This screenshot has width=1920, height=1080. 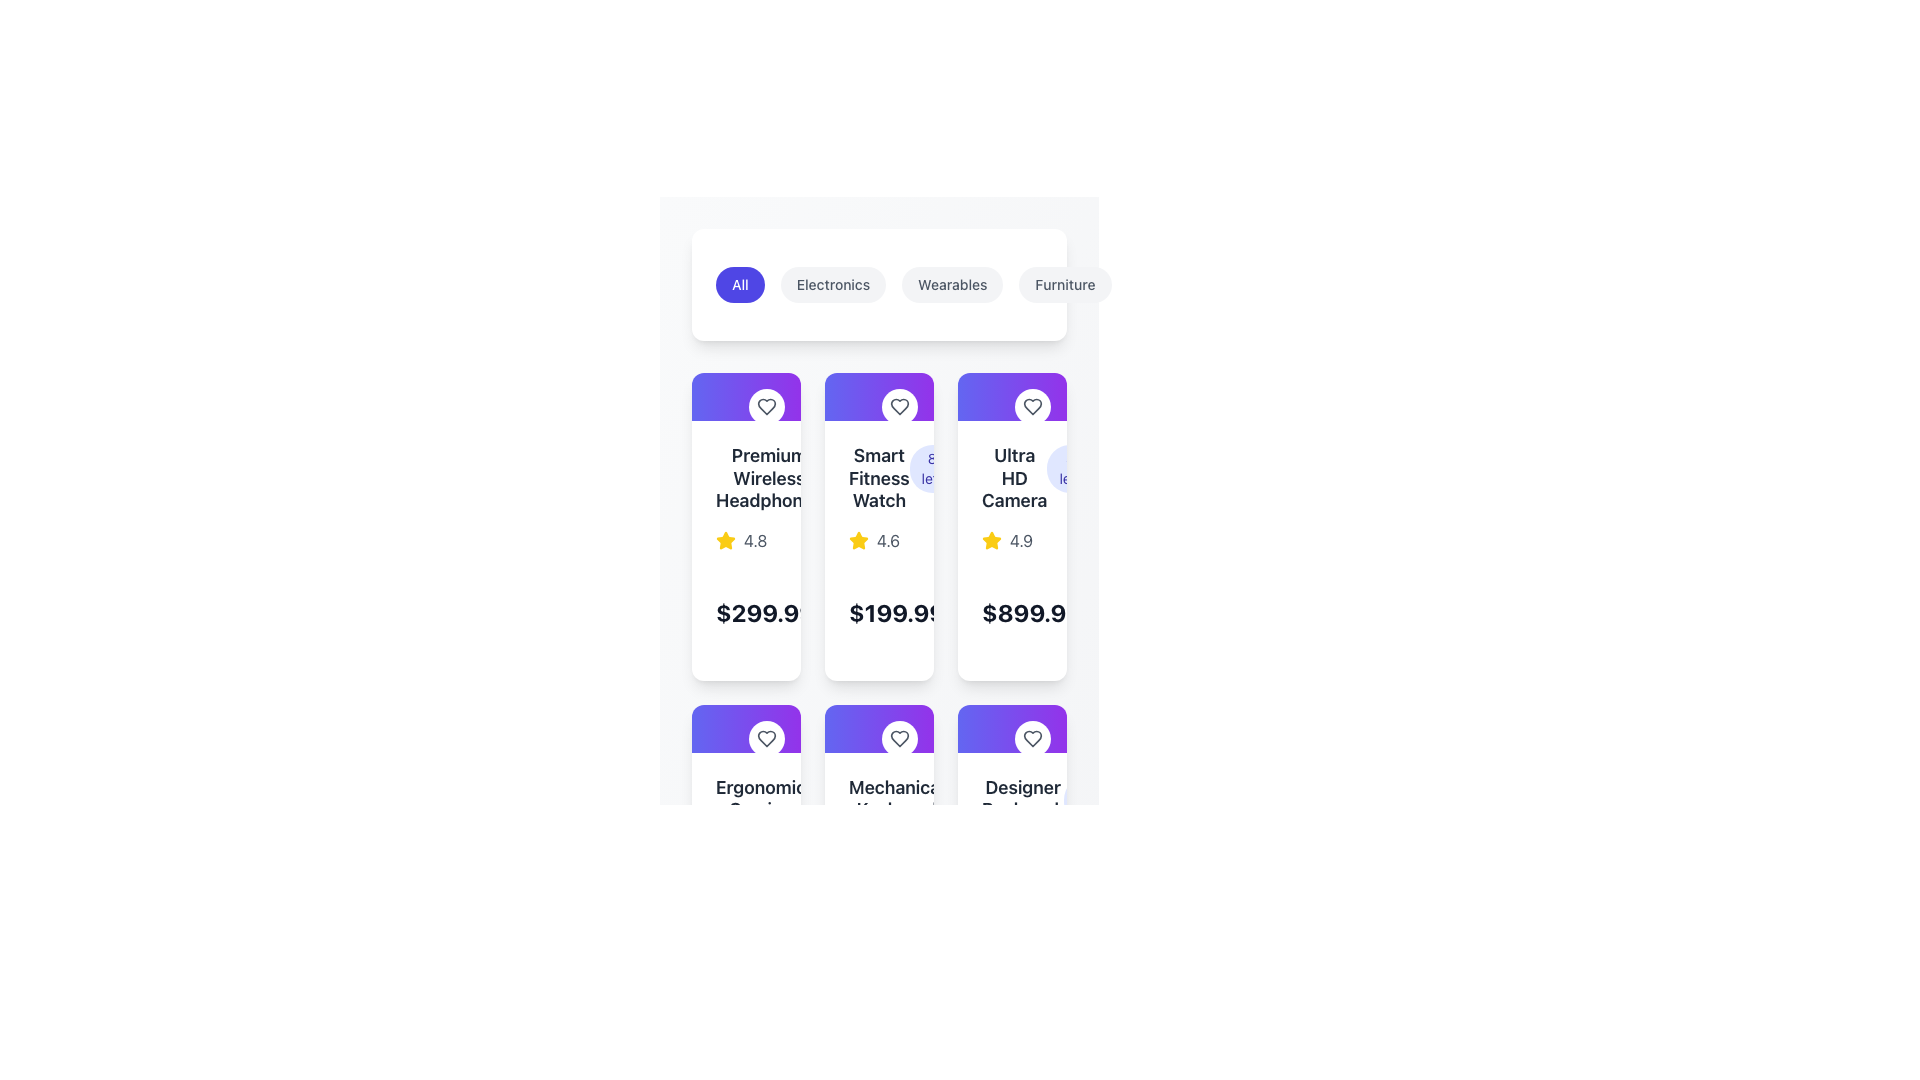 I want to click on the circular button with a heart-shaped icon located at the top-right corner of the 'Smart Fitness Watch' product card, so click(x=899, y=406).